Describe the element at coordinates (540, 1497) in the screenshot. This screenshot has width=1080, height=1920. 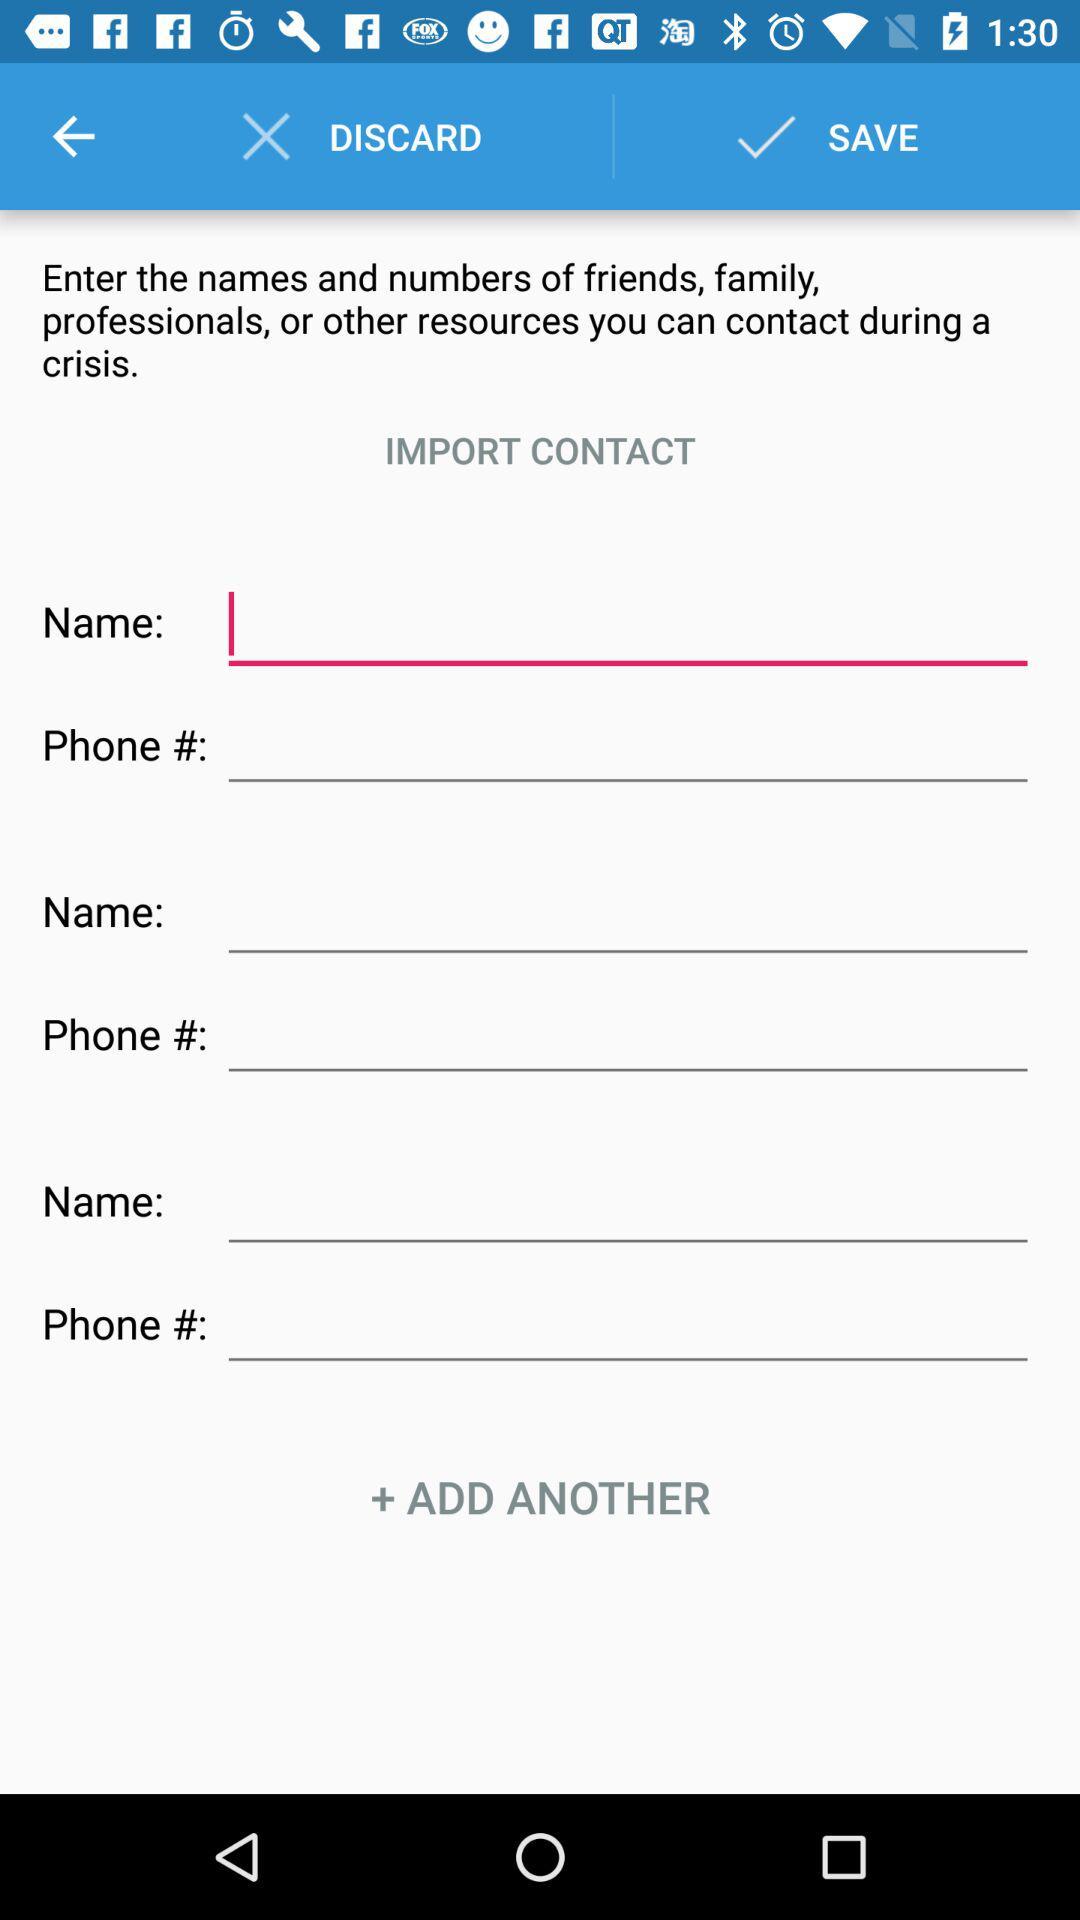
I see `+ add another` at that location.